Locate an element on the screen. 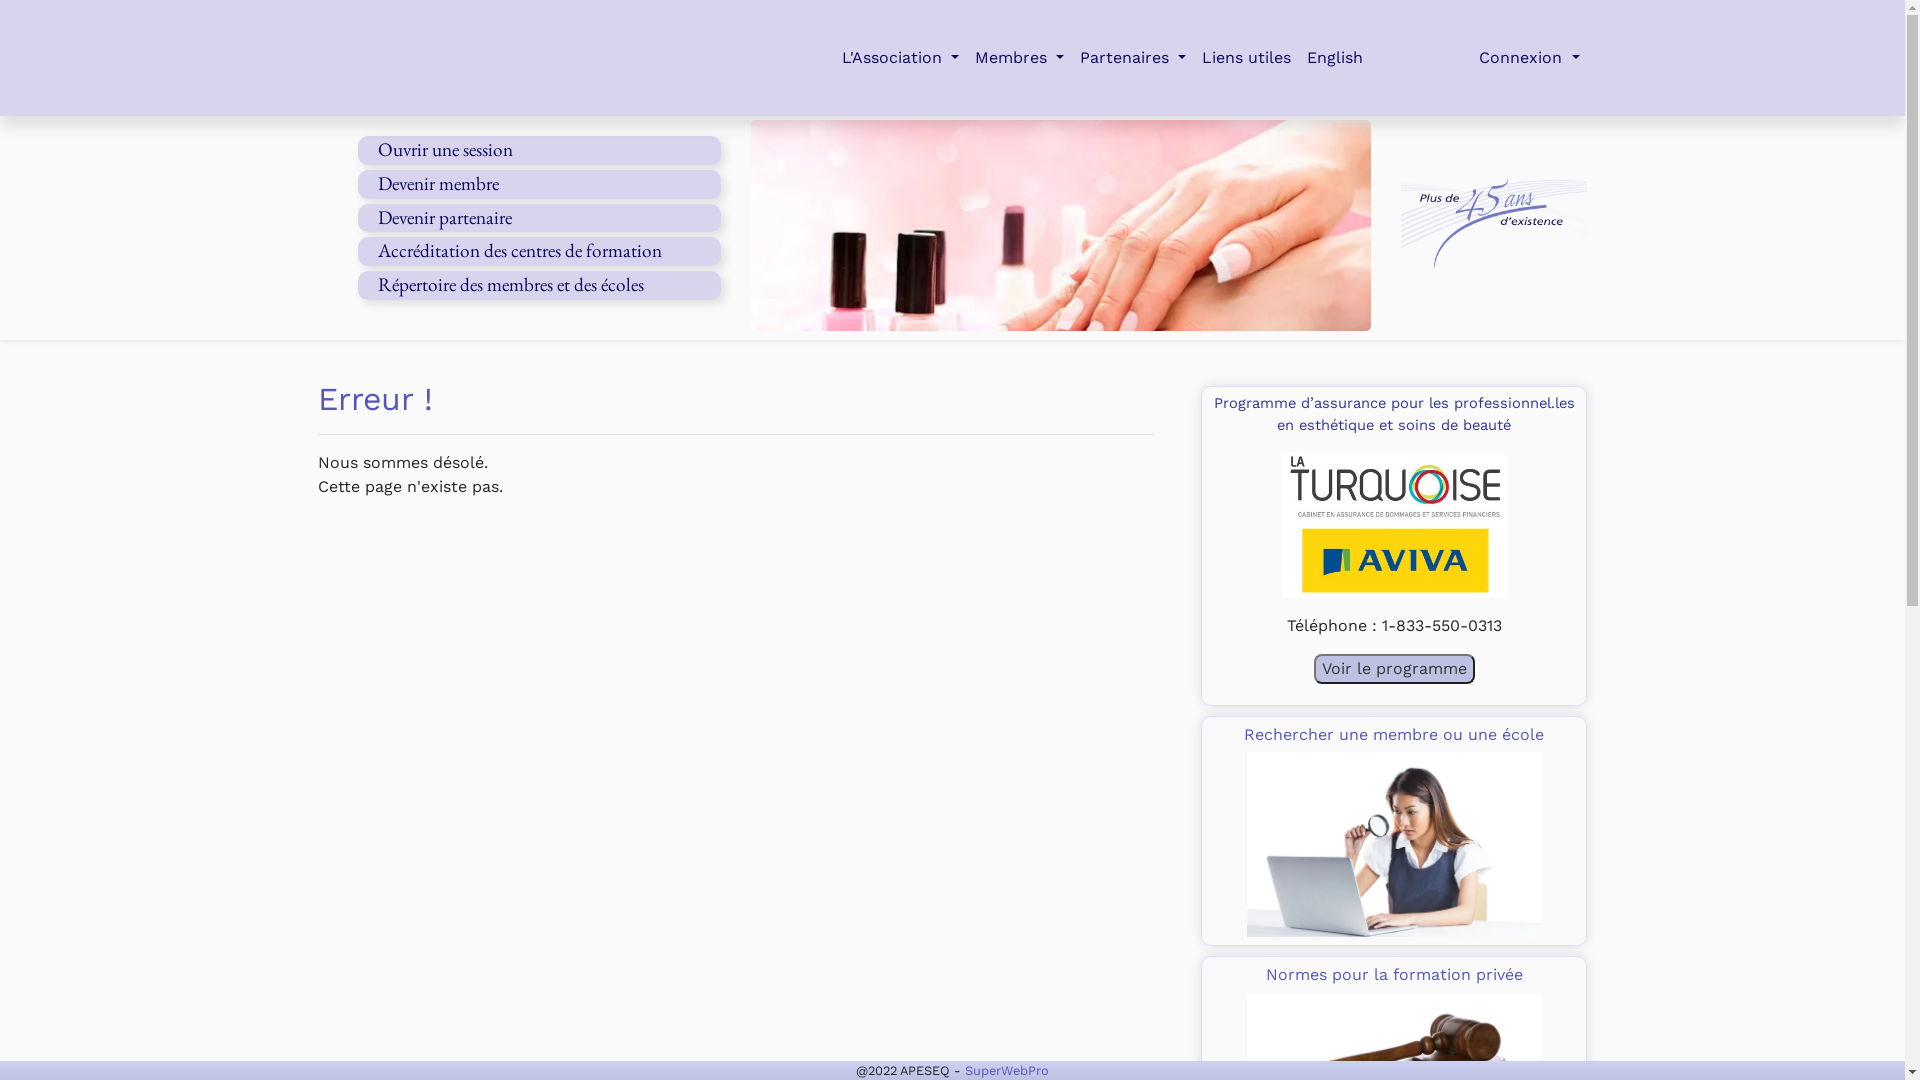 This screenshot has height=1080, width=1920. 'SuperWebPro' is located at coordinates (1007, 1069).